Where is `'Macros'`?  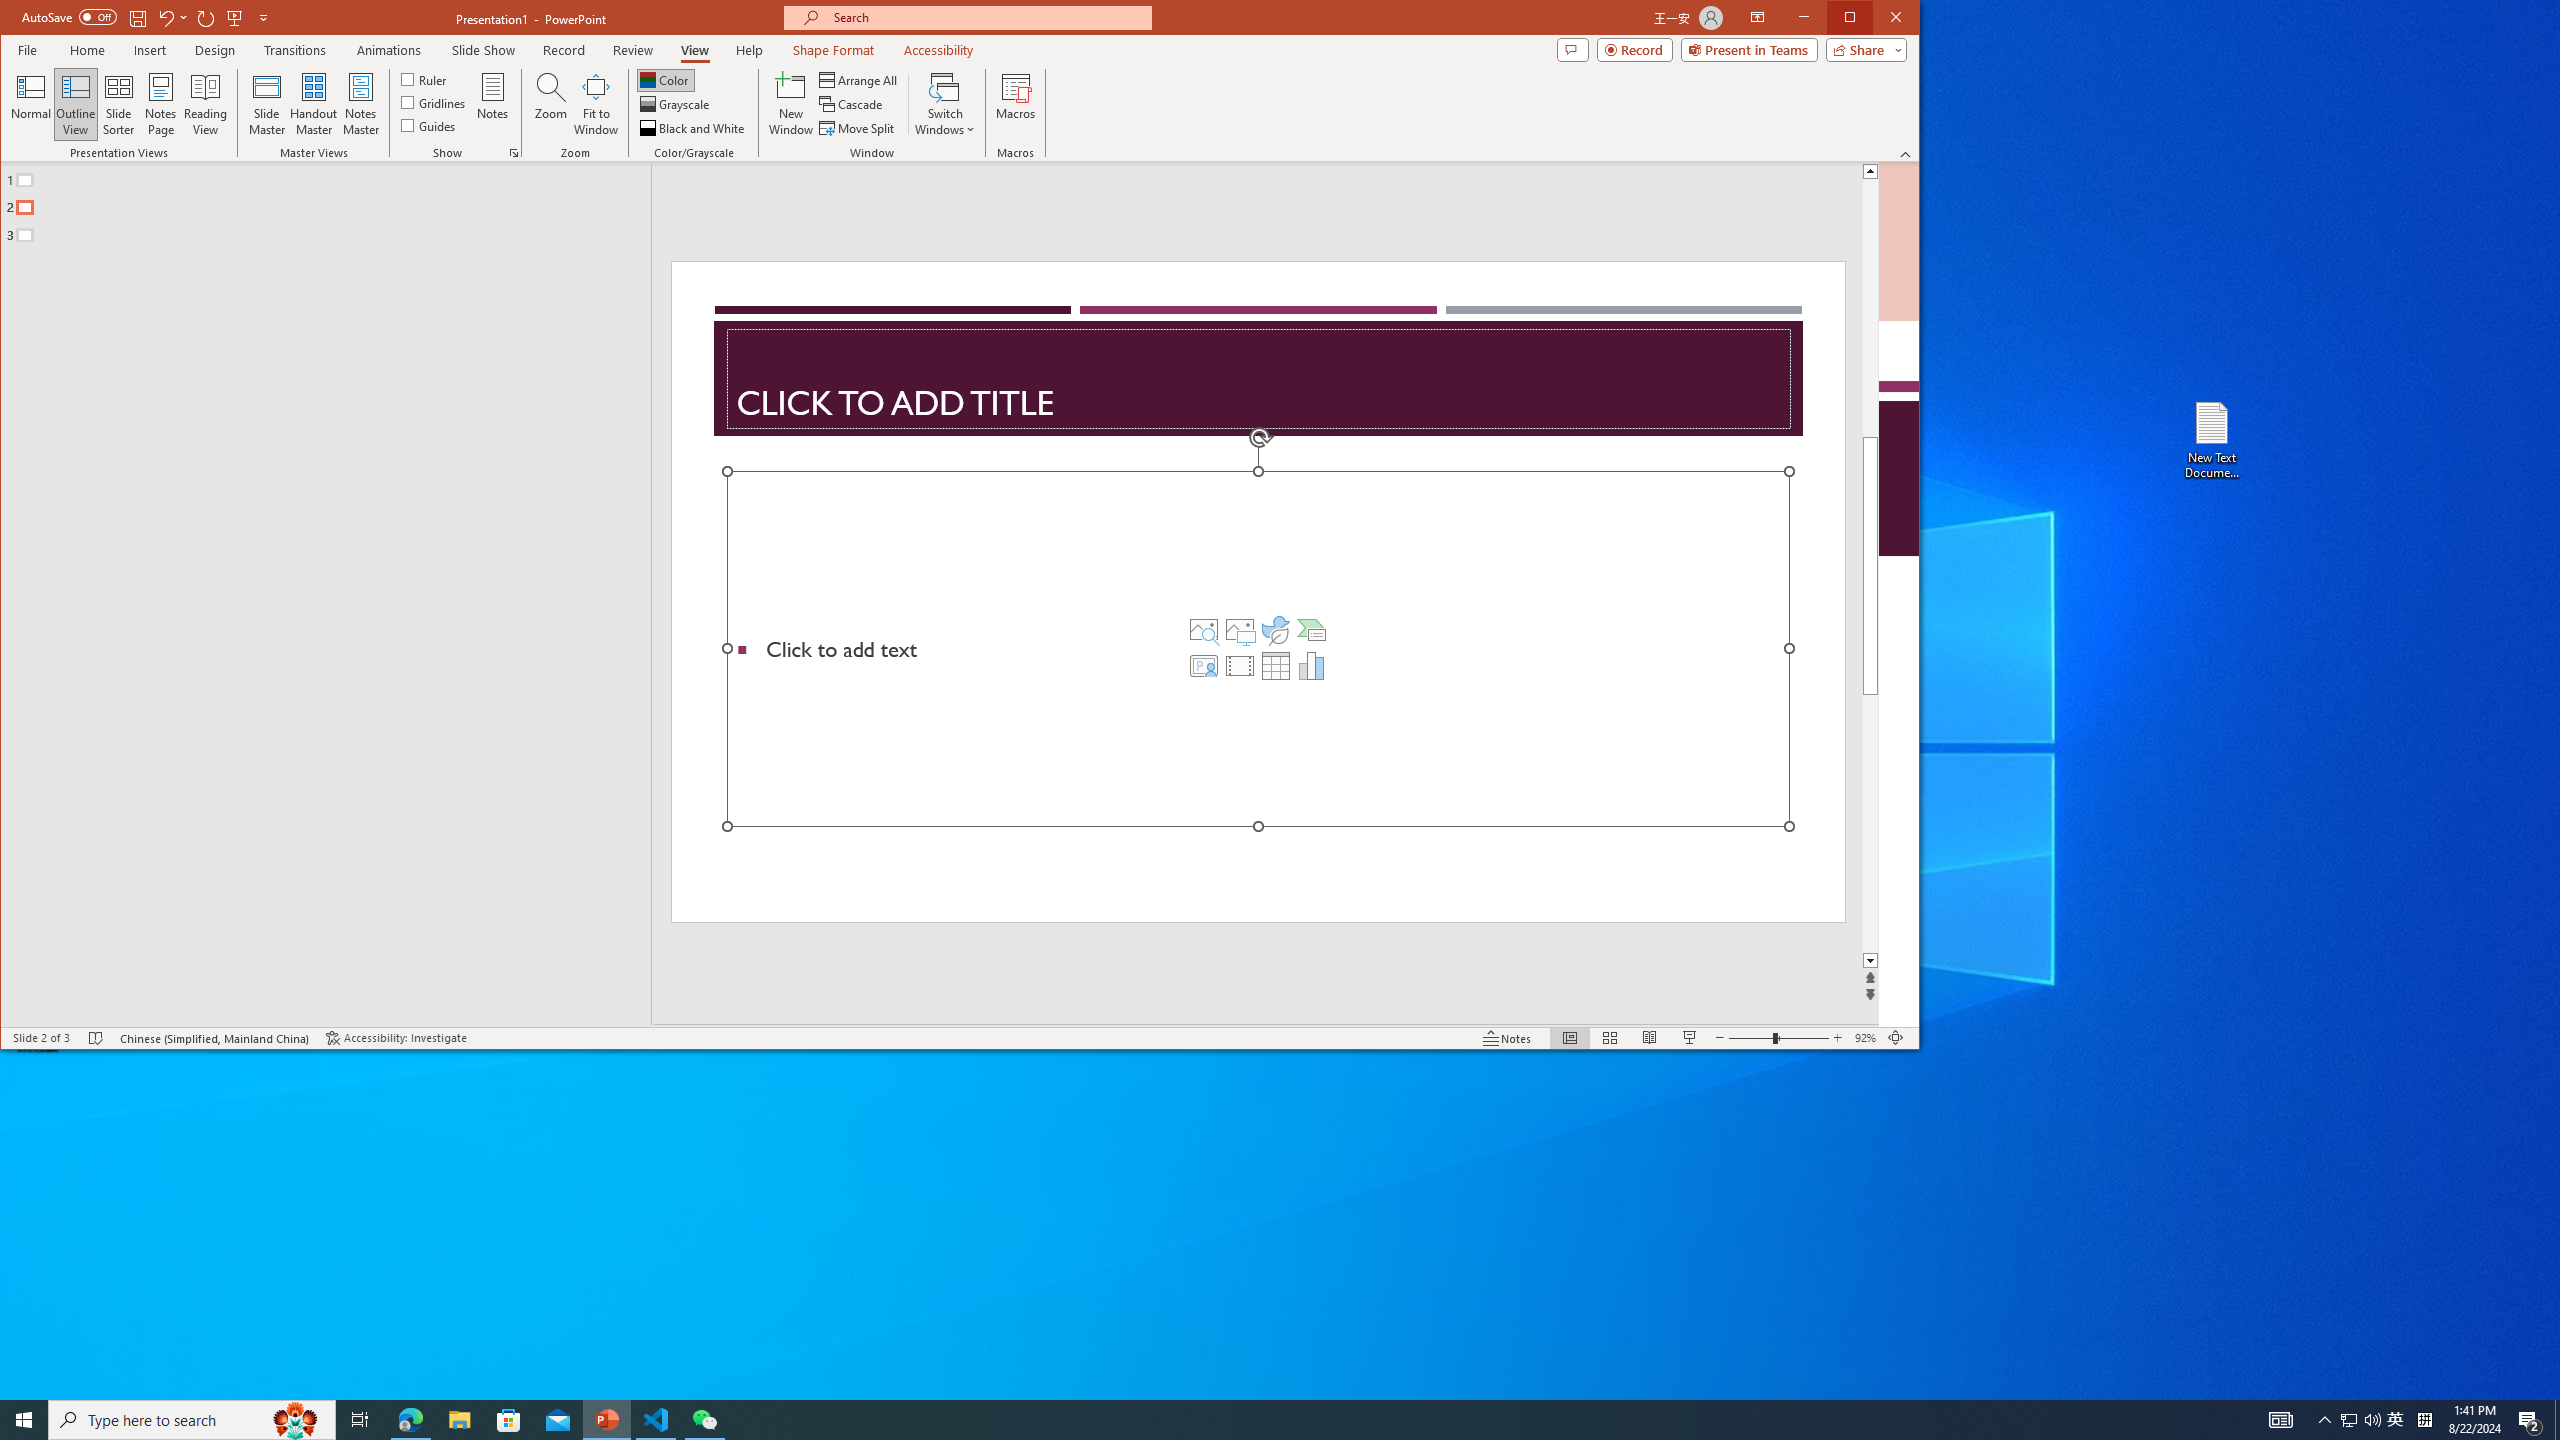 'Macros' is located at coordinates (1015, 103).